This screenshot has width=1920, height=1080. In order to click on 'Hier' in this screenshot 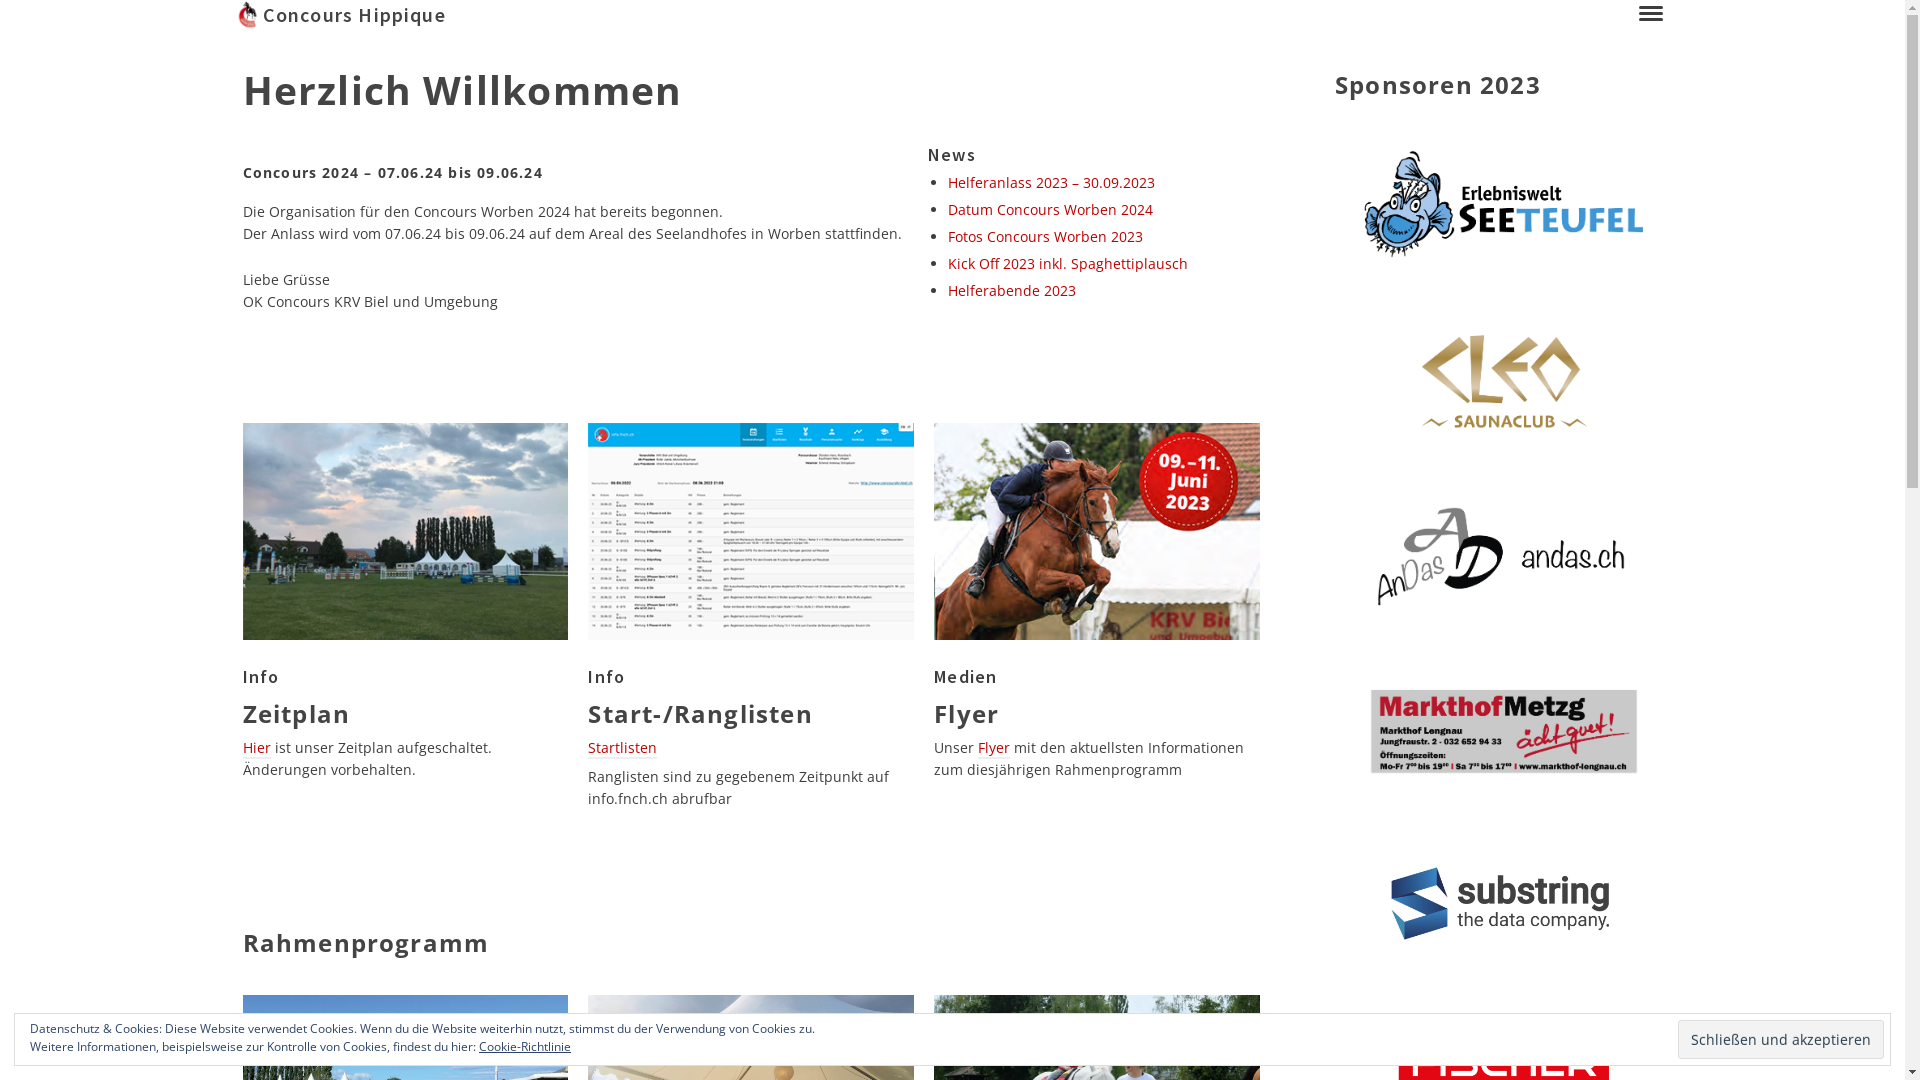, I will do `click(254, 748)`.